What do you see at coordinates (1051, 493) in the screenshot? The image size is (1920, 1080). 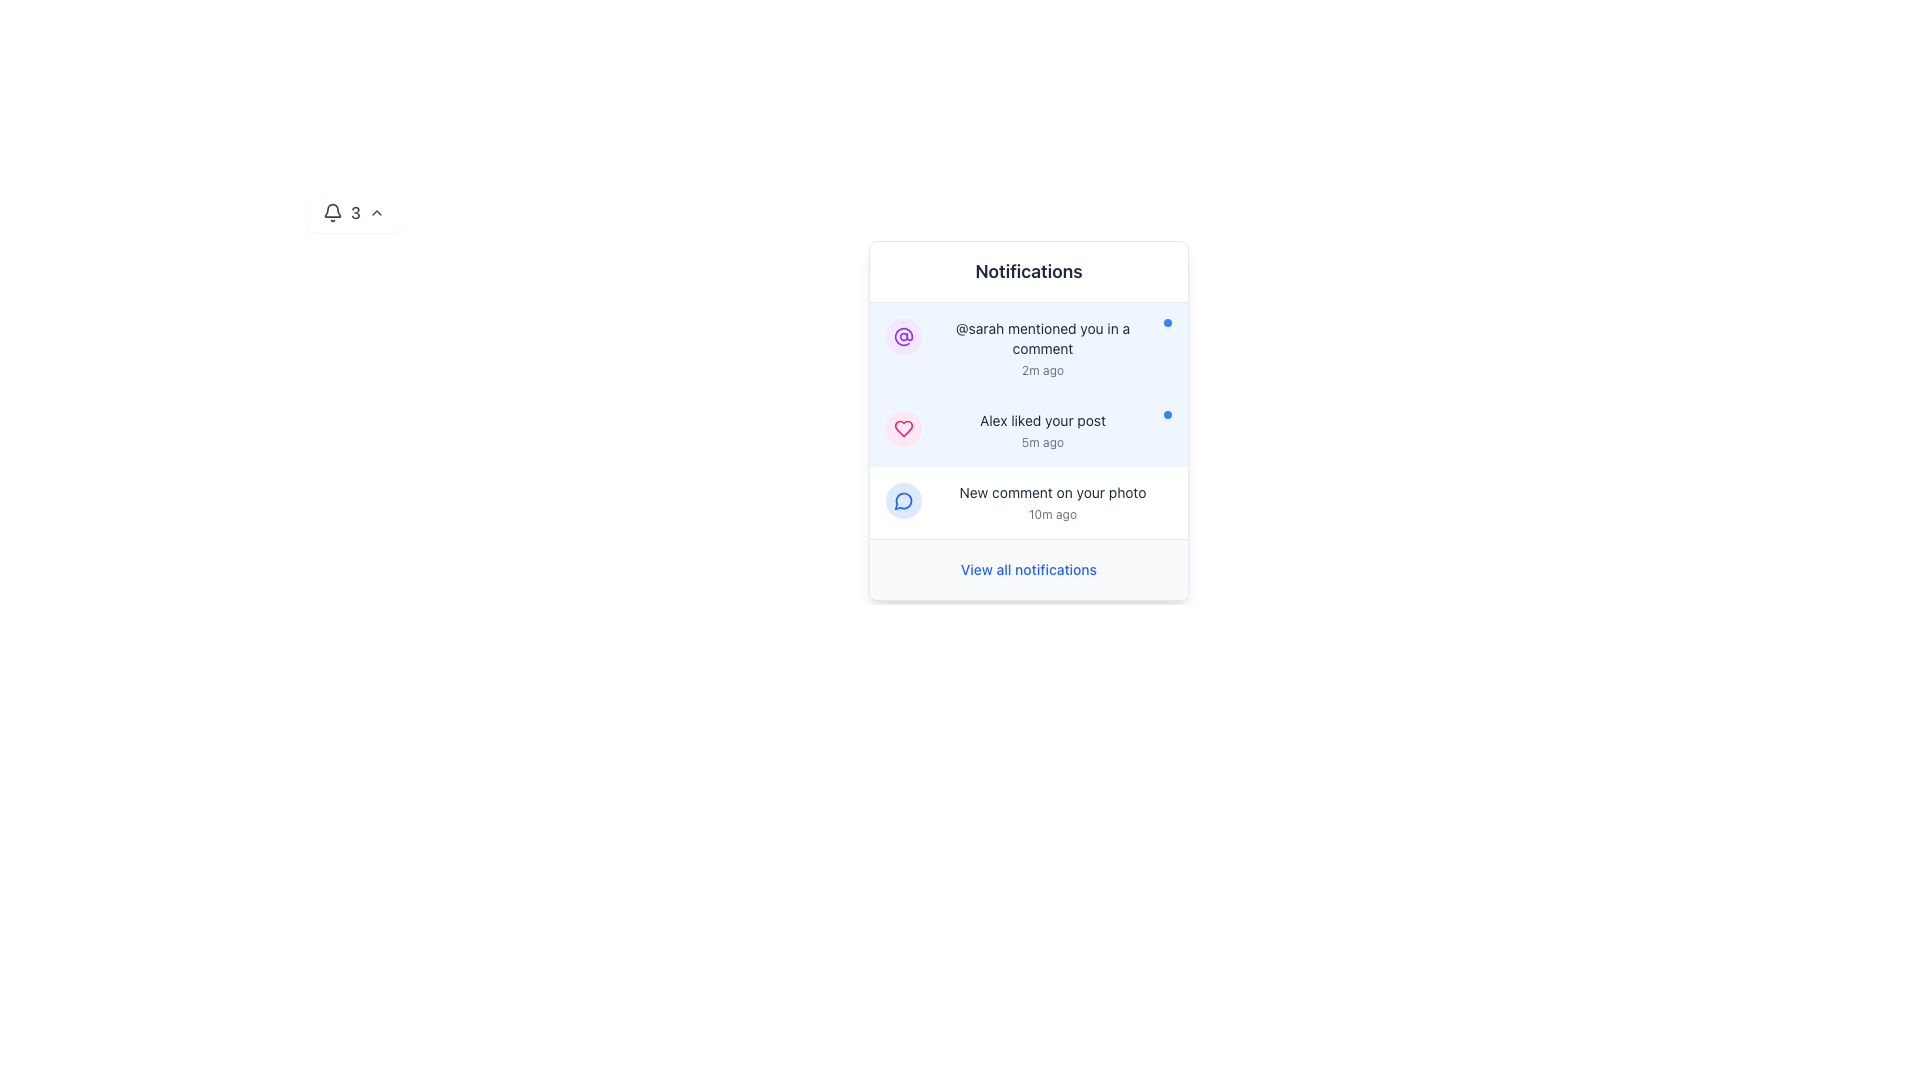 I see `the static text element that notifies the user of a new comment on their photo, located in the third row of the notification list` at bounding box center [1051, 493].